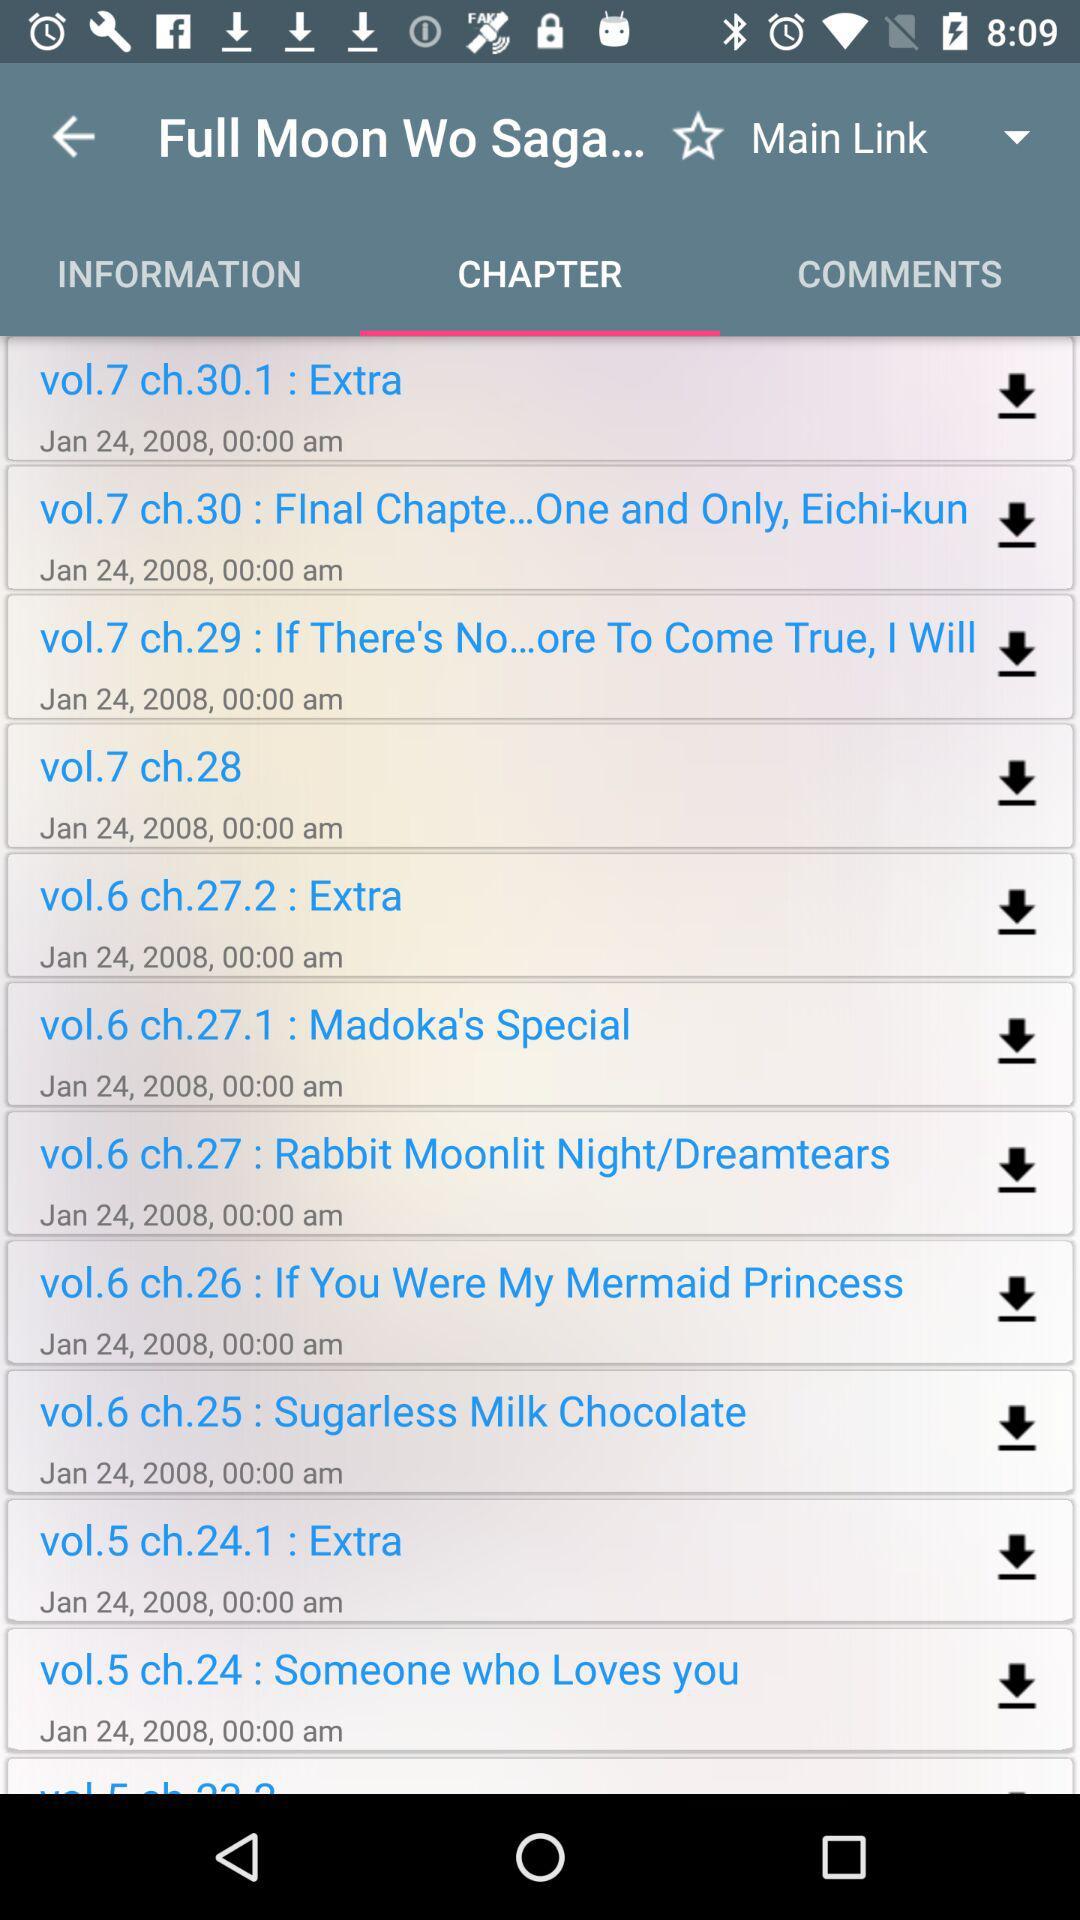 Image resolution: width=1080 pixels, height=1920 pixels. Describe the element at coordinates (1017, 1686) in the screenshot. I see `download chapter` at that location.